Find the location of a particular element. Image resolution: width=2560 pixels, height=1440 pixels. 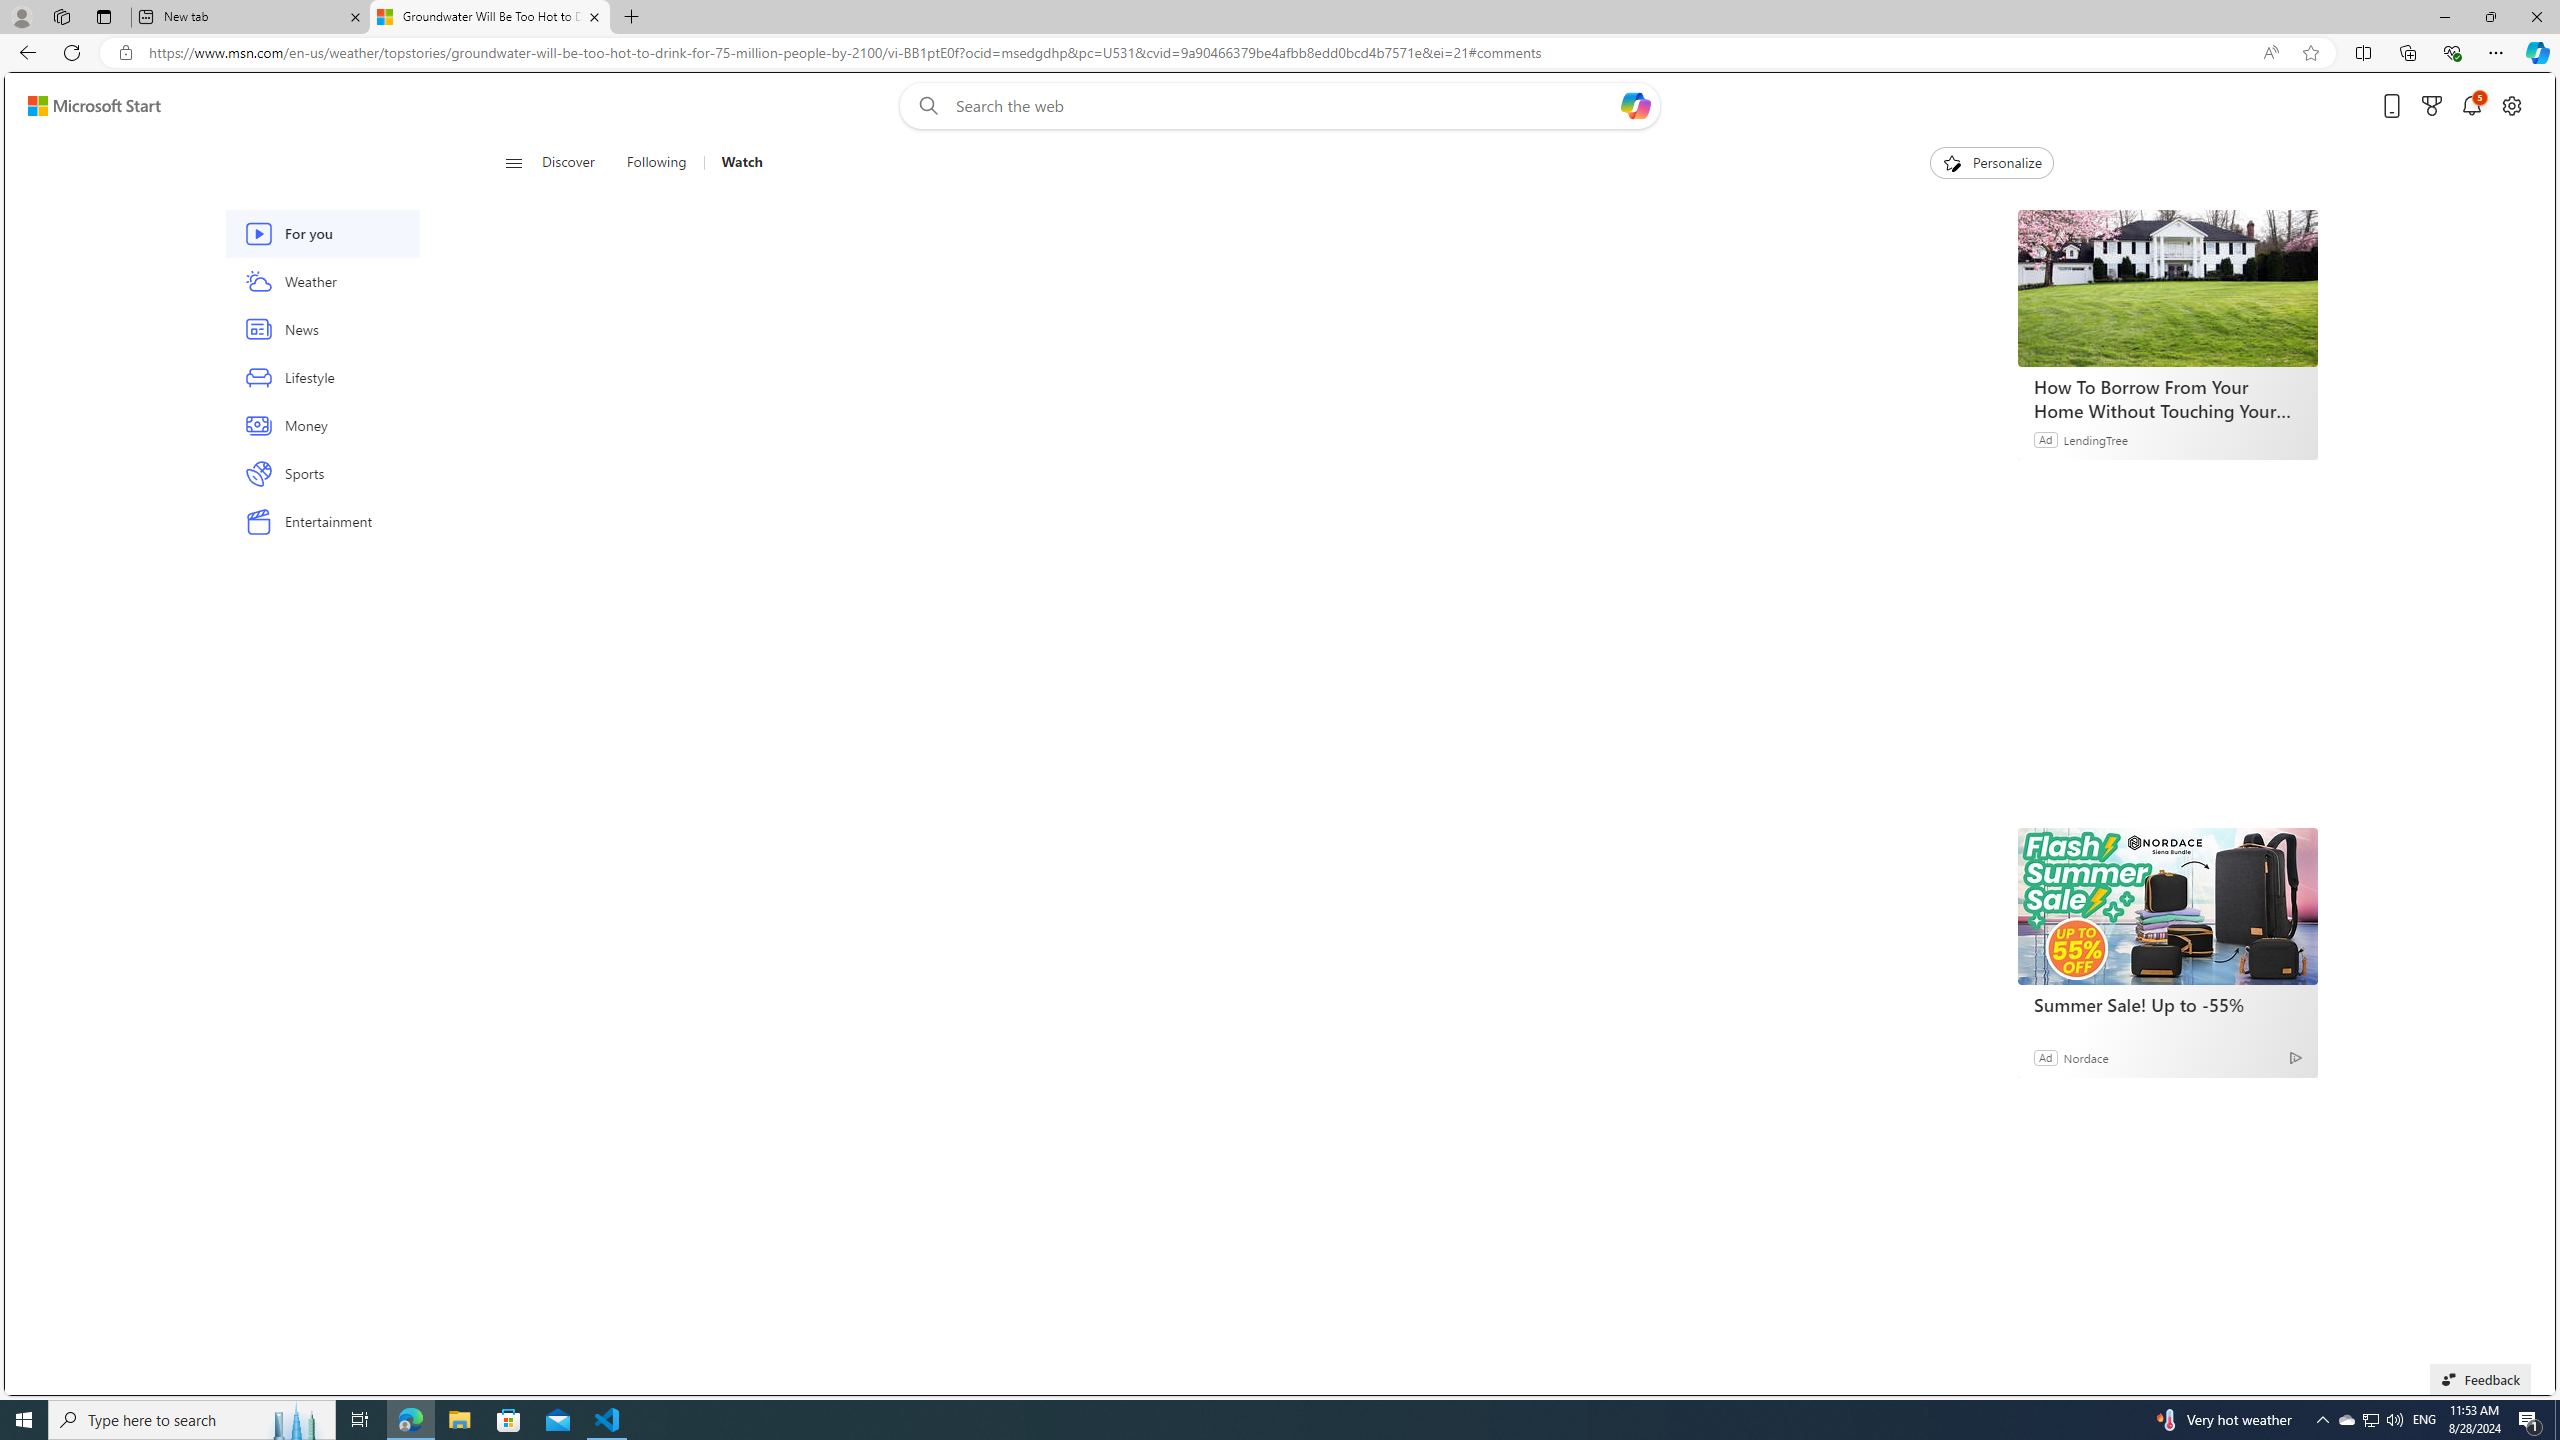

'Web search' is located at coordinates (925, 106).